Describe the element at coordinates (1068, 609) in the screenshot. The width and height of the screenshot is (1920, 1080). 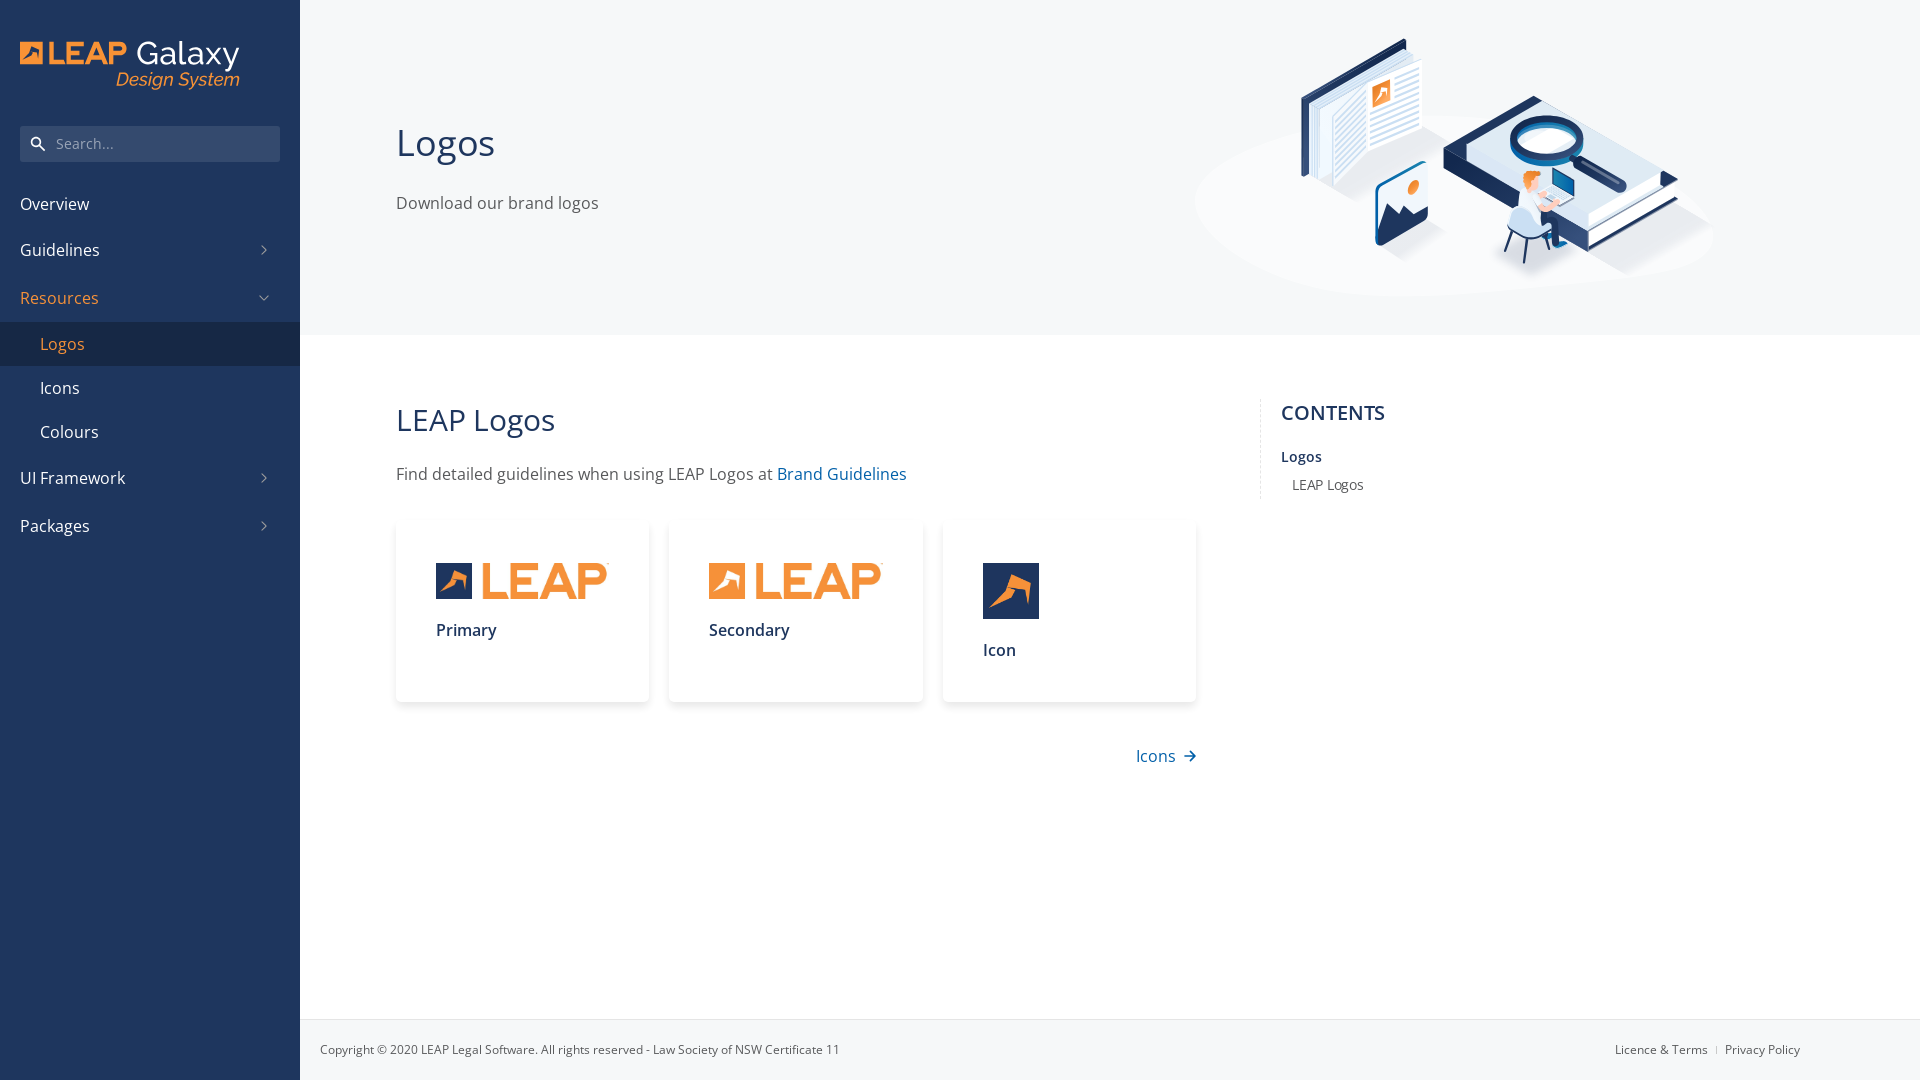
I see `'Icon'` at that location.